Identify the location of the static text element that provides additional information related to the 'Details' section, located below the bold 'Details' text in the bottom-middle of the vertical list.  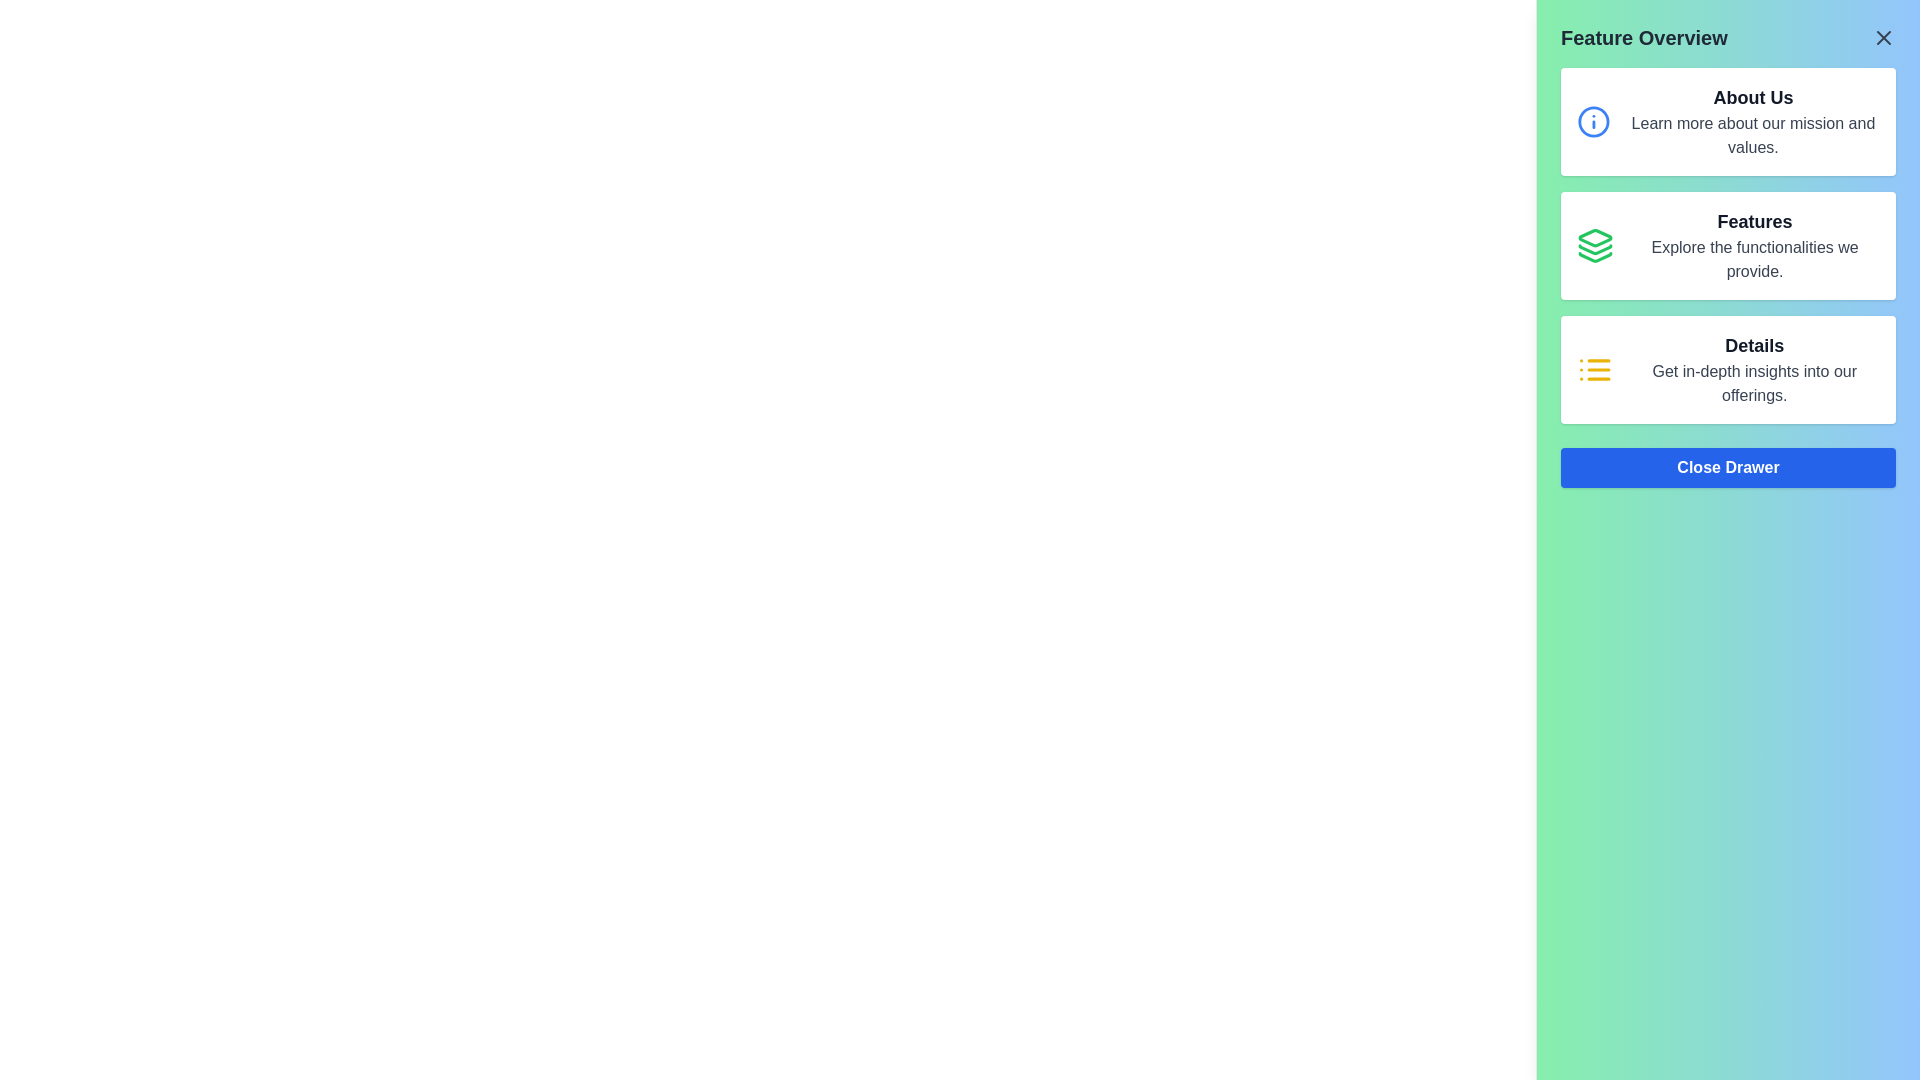
(1753, 384).